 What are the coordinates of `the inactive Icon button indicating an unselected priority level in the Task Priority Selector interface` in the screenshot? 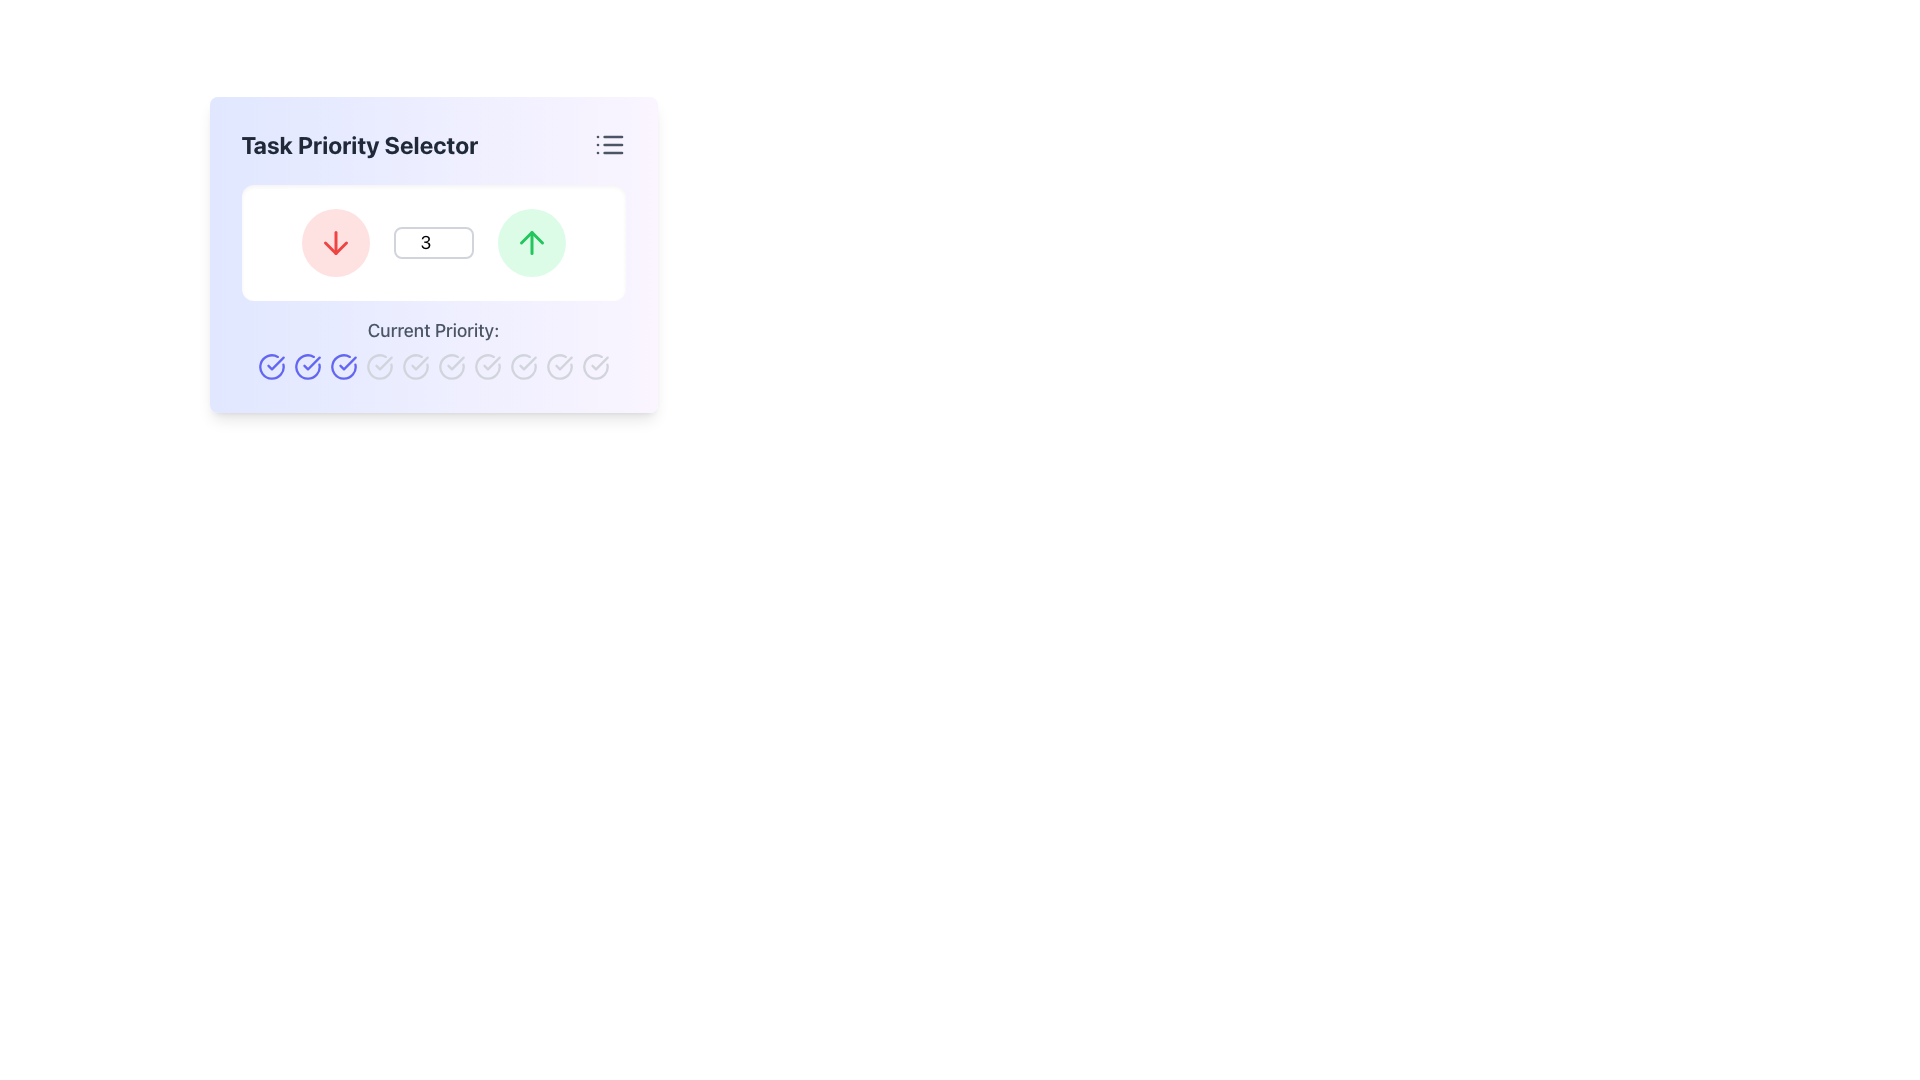 It's located at (559, 366).